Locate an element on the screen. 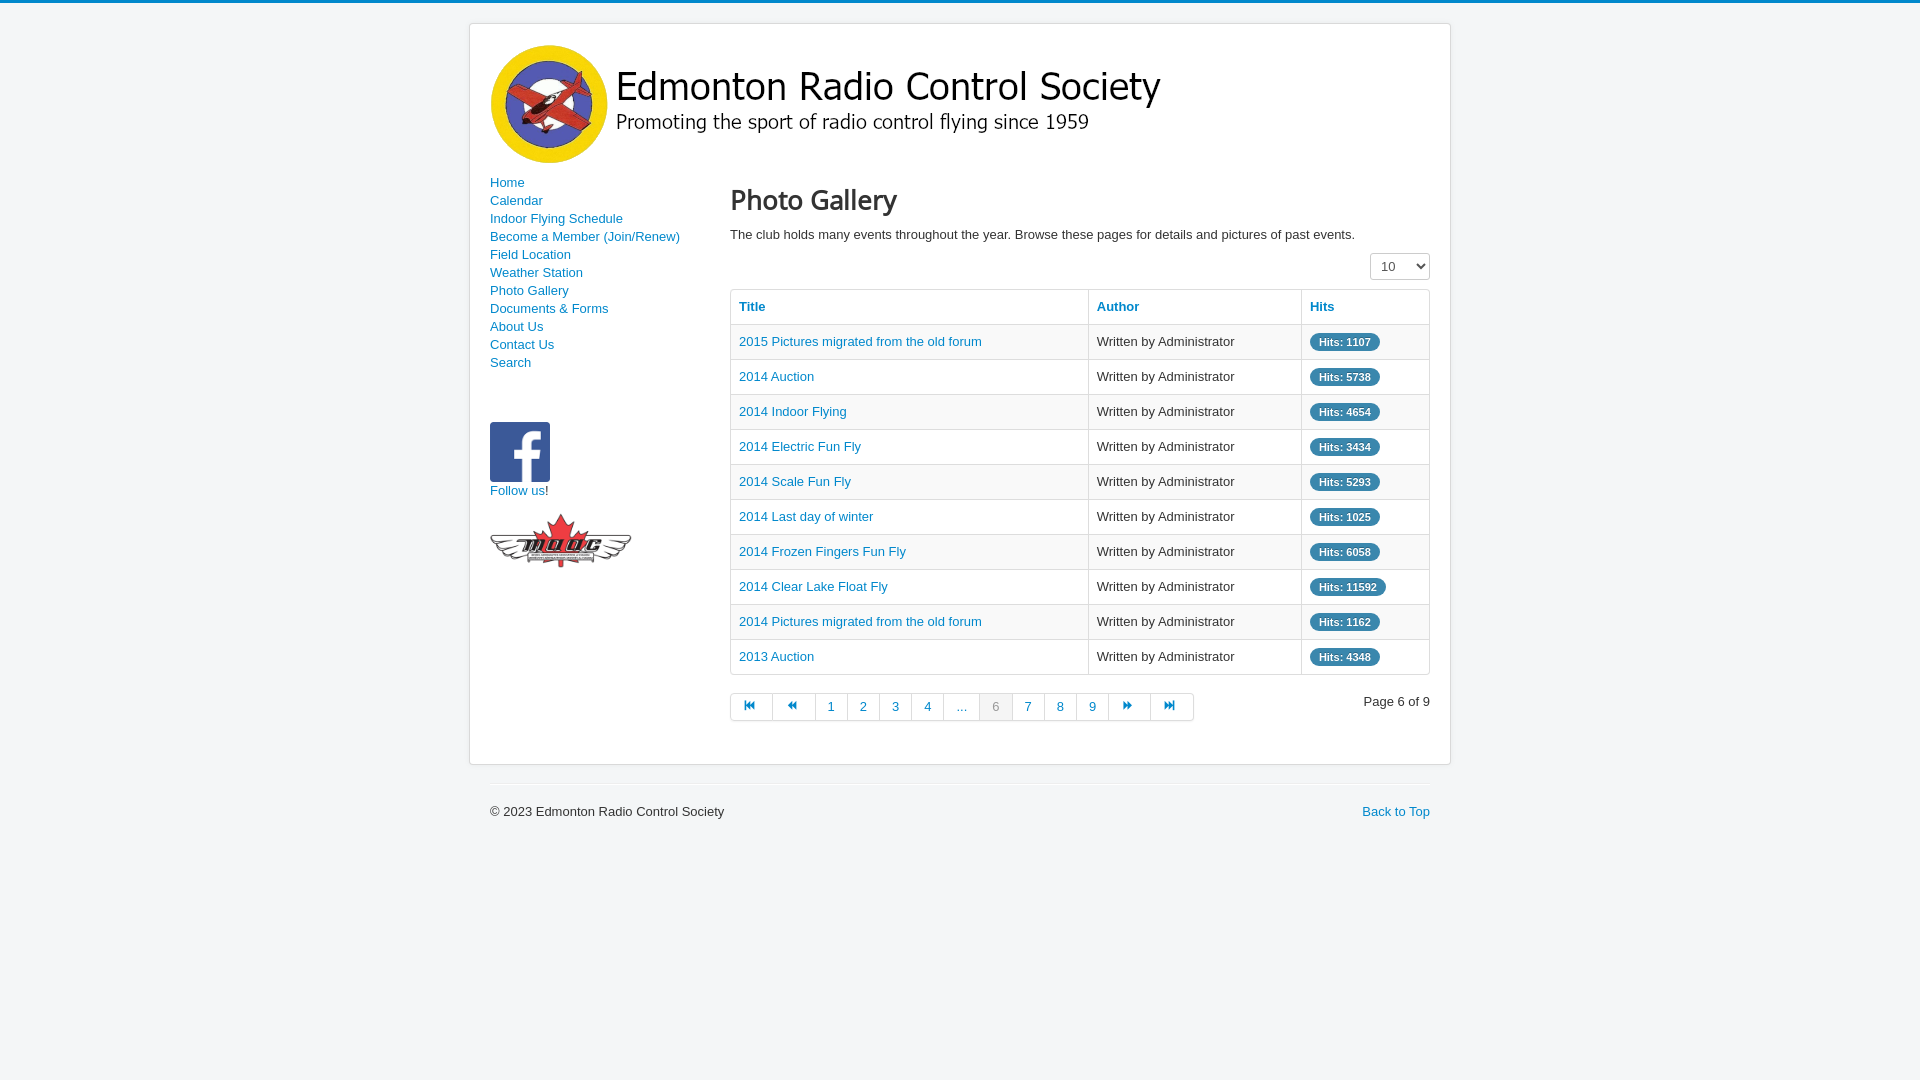 The height and width of the screenshot is (1080, 1920). '3' is located at coordinates (895, 705).